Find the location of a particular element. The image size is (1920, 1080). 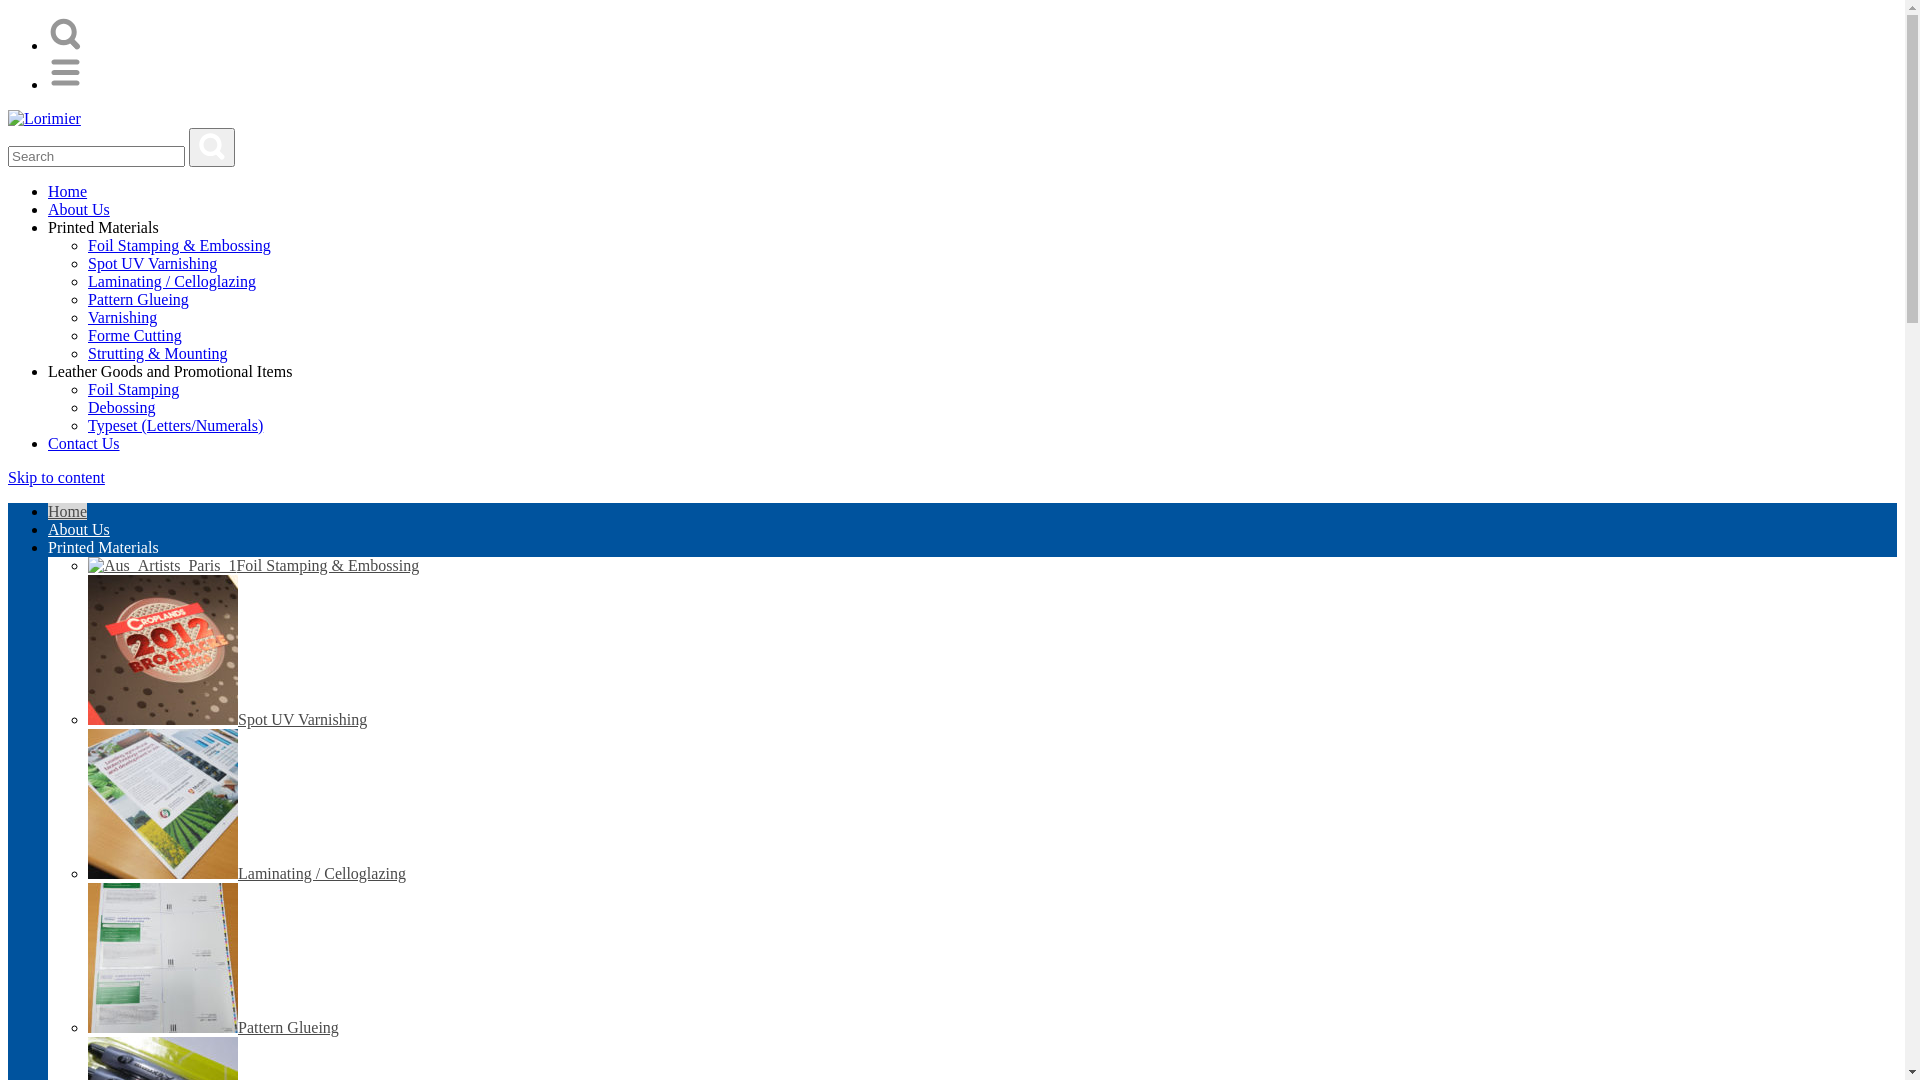

'Strutting & Mounting' is located at coordinates (157, 352).